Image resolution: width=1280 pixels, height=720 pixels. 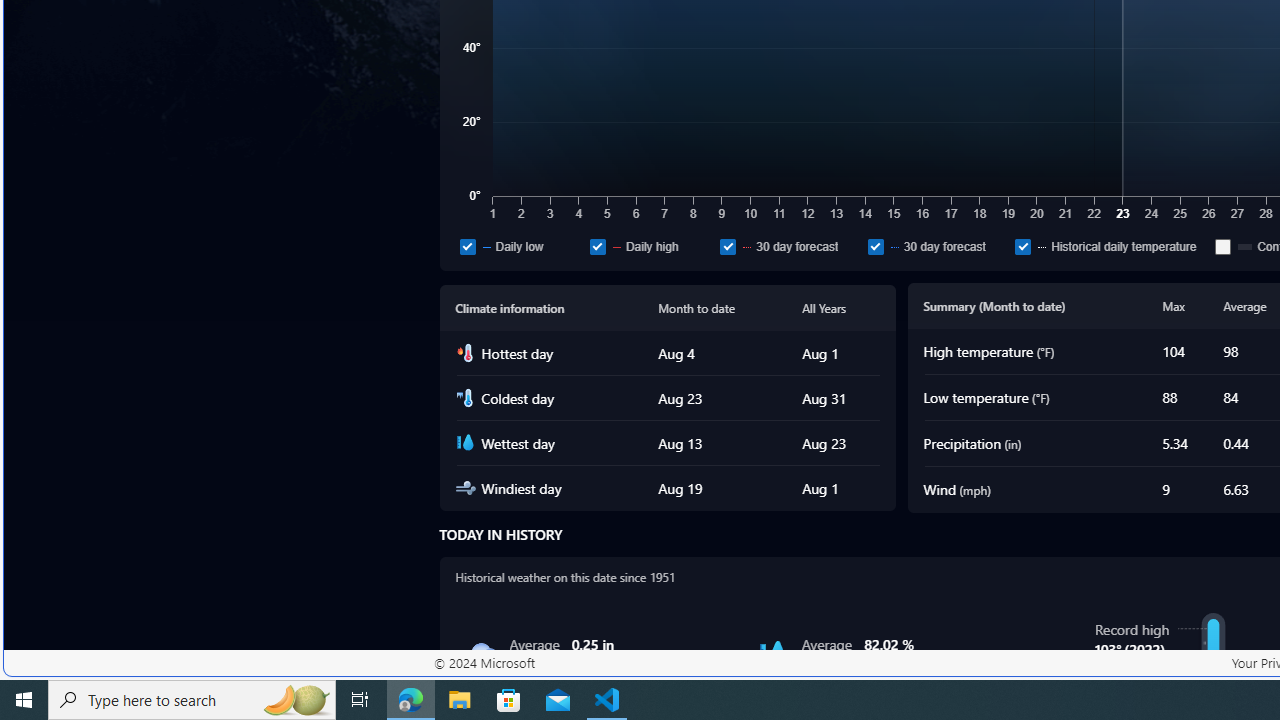 What do you see at coordinates (875, 245) in the screenshot?
I see `'30 day forecast'` at bounding box center [875, 245].